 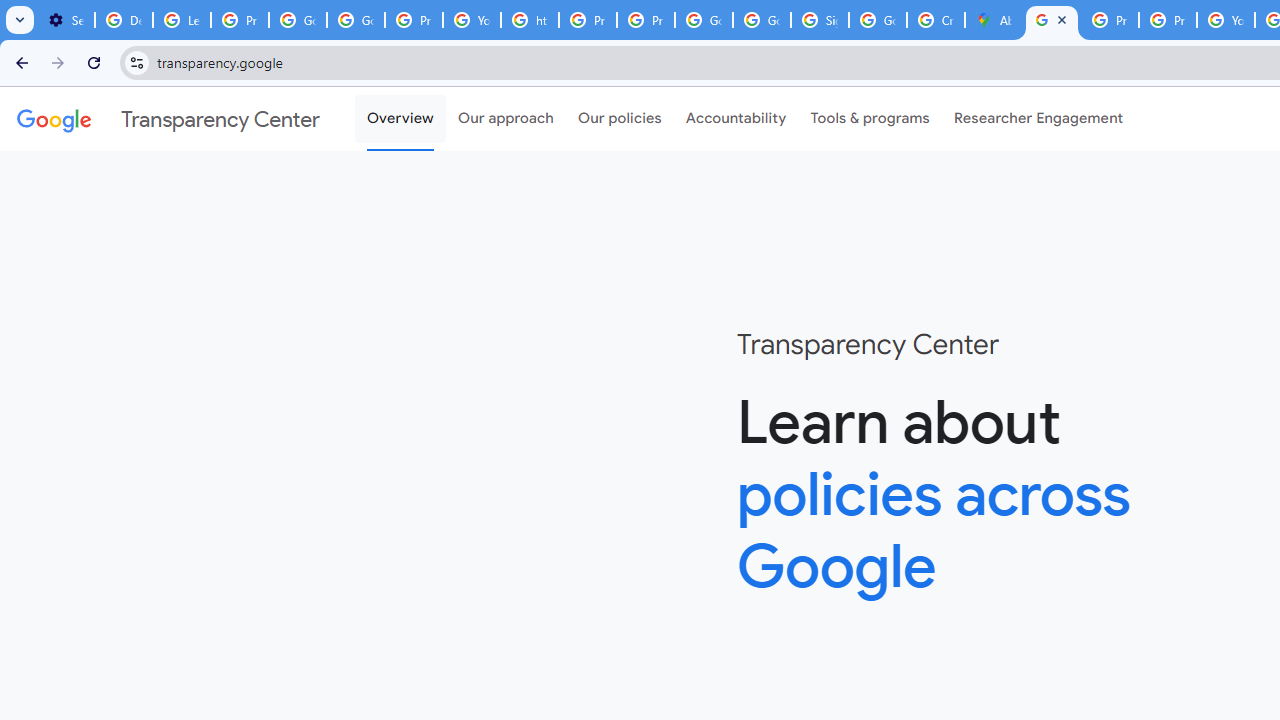 I want to click on 'Delete photos & videos - Computer - Google Photos Help', so click(x=123, y=20).